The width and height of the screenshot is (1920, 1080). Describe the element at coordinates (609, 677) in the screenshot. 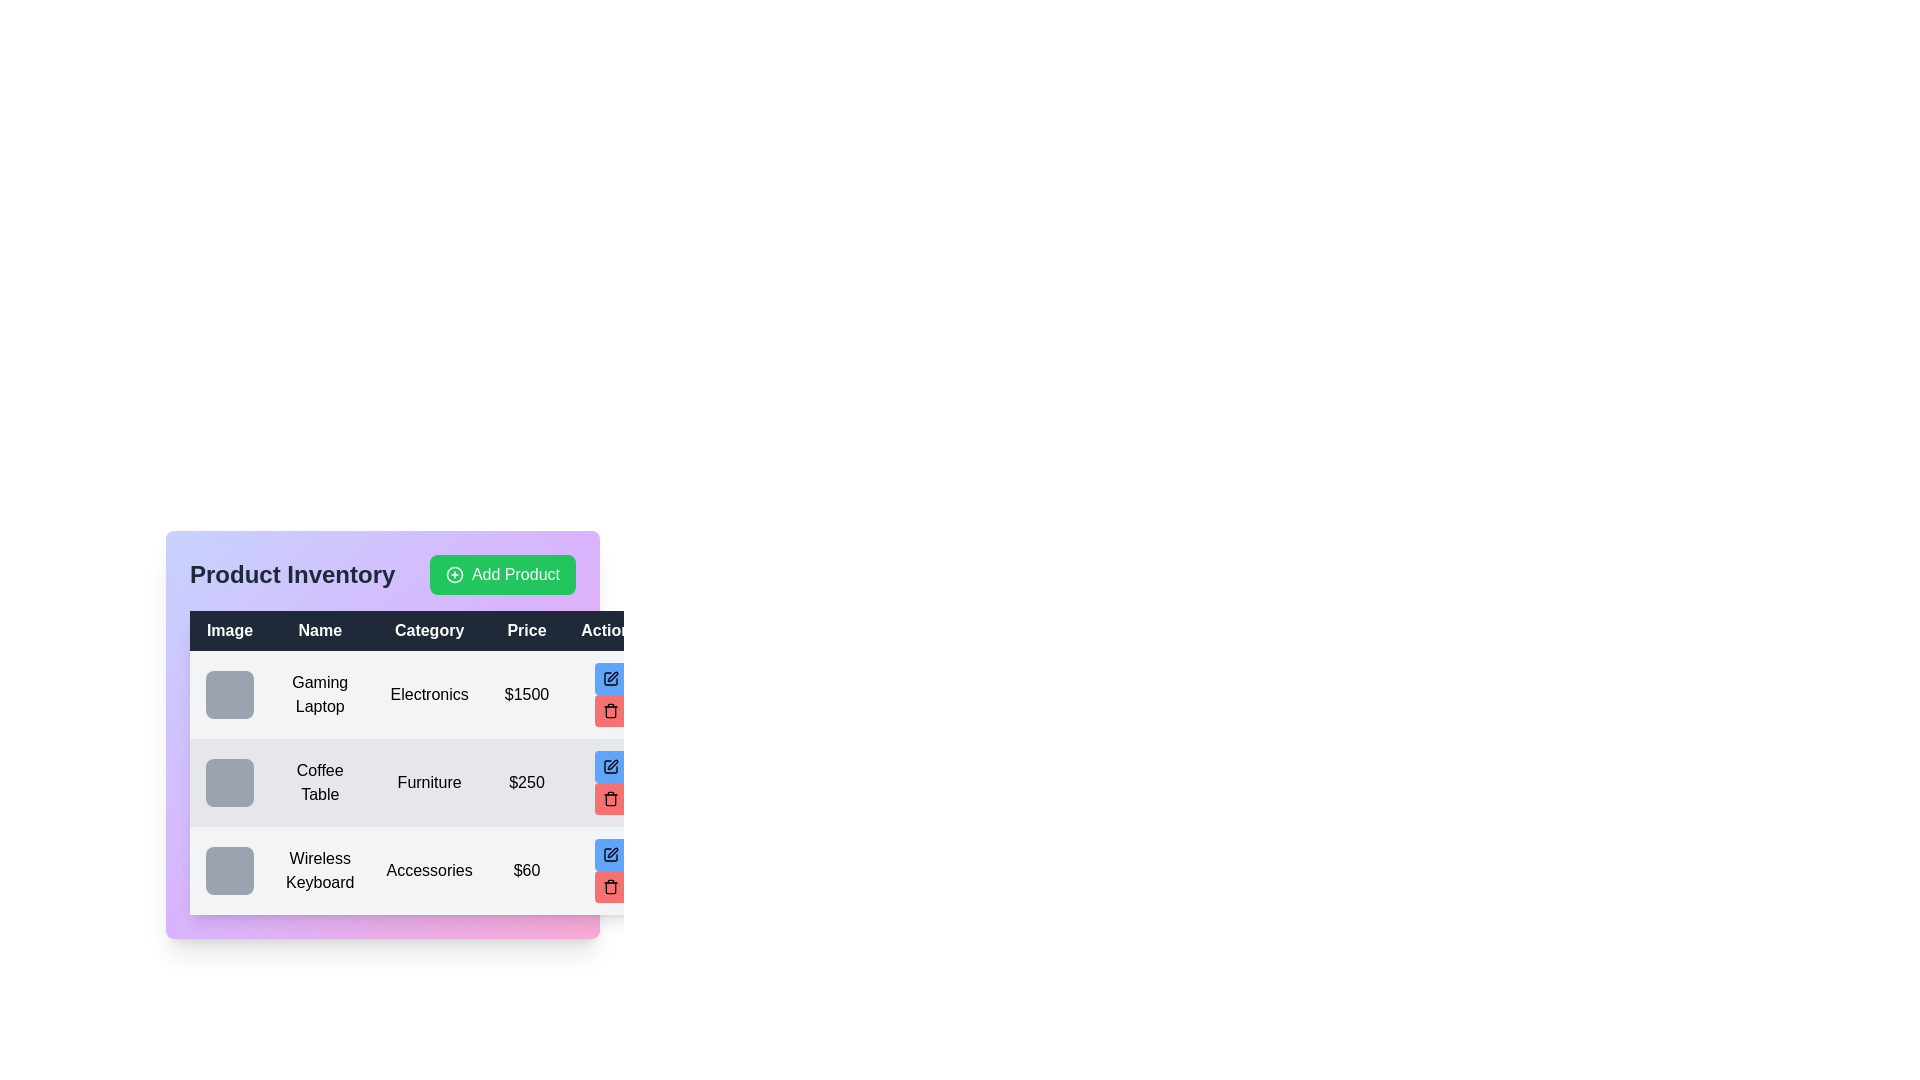

I see `the edit button icon with a pen illustration, located in the 'Actions' column for 'Gaming Laptop'` at that location.